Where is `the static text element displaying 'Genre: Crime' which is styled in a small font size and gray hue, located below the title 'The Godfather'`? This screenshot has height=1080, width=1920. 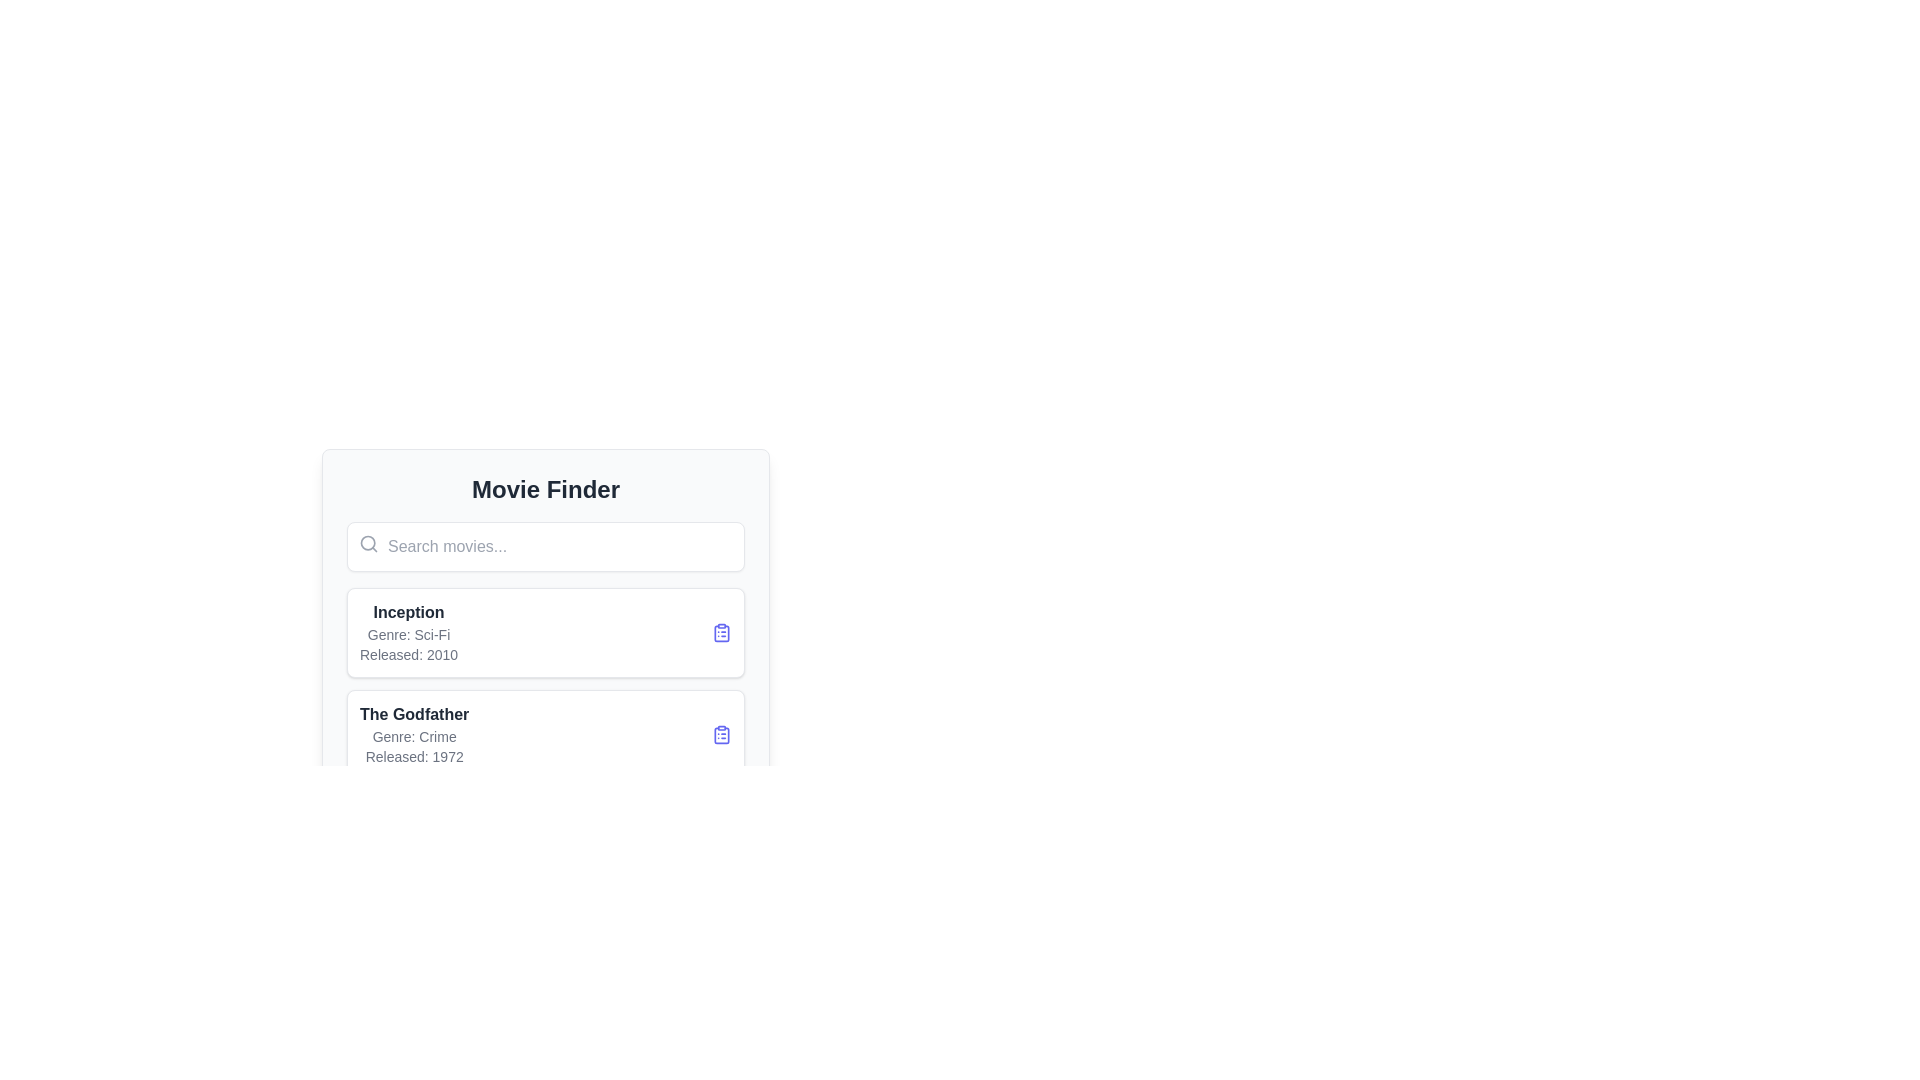 the static text element displaying 'Genre: Crime' which is styled in a small font size and gray hue, located below the title 'The Godfather' is located at coordinates (413, 736).